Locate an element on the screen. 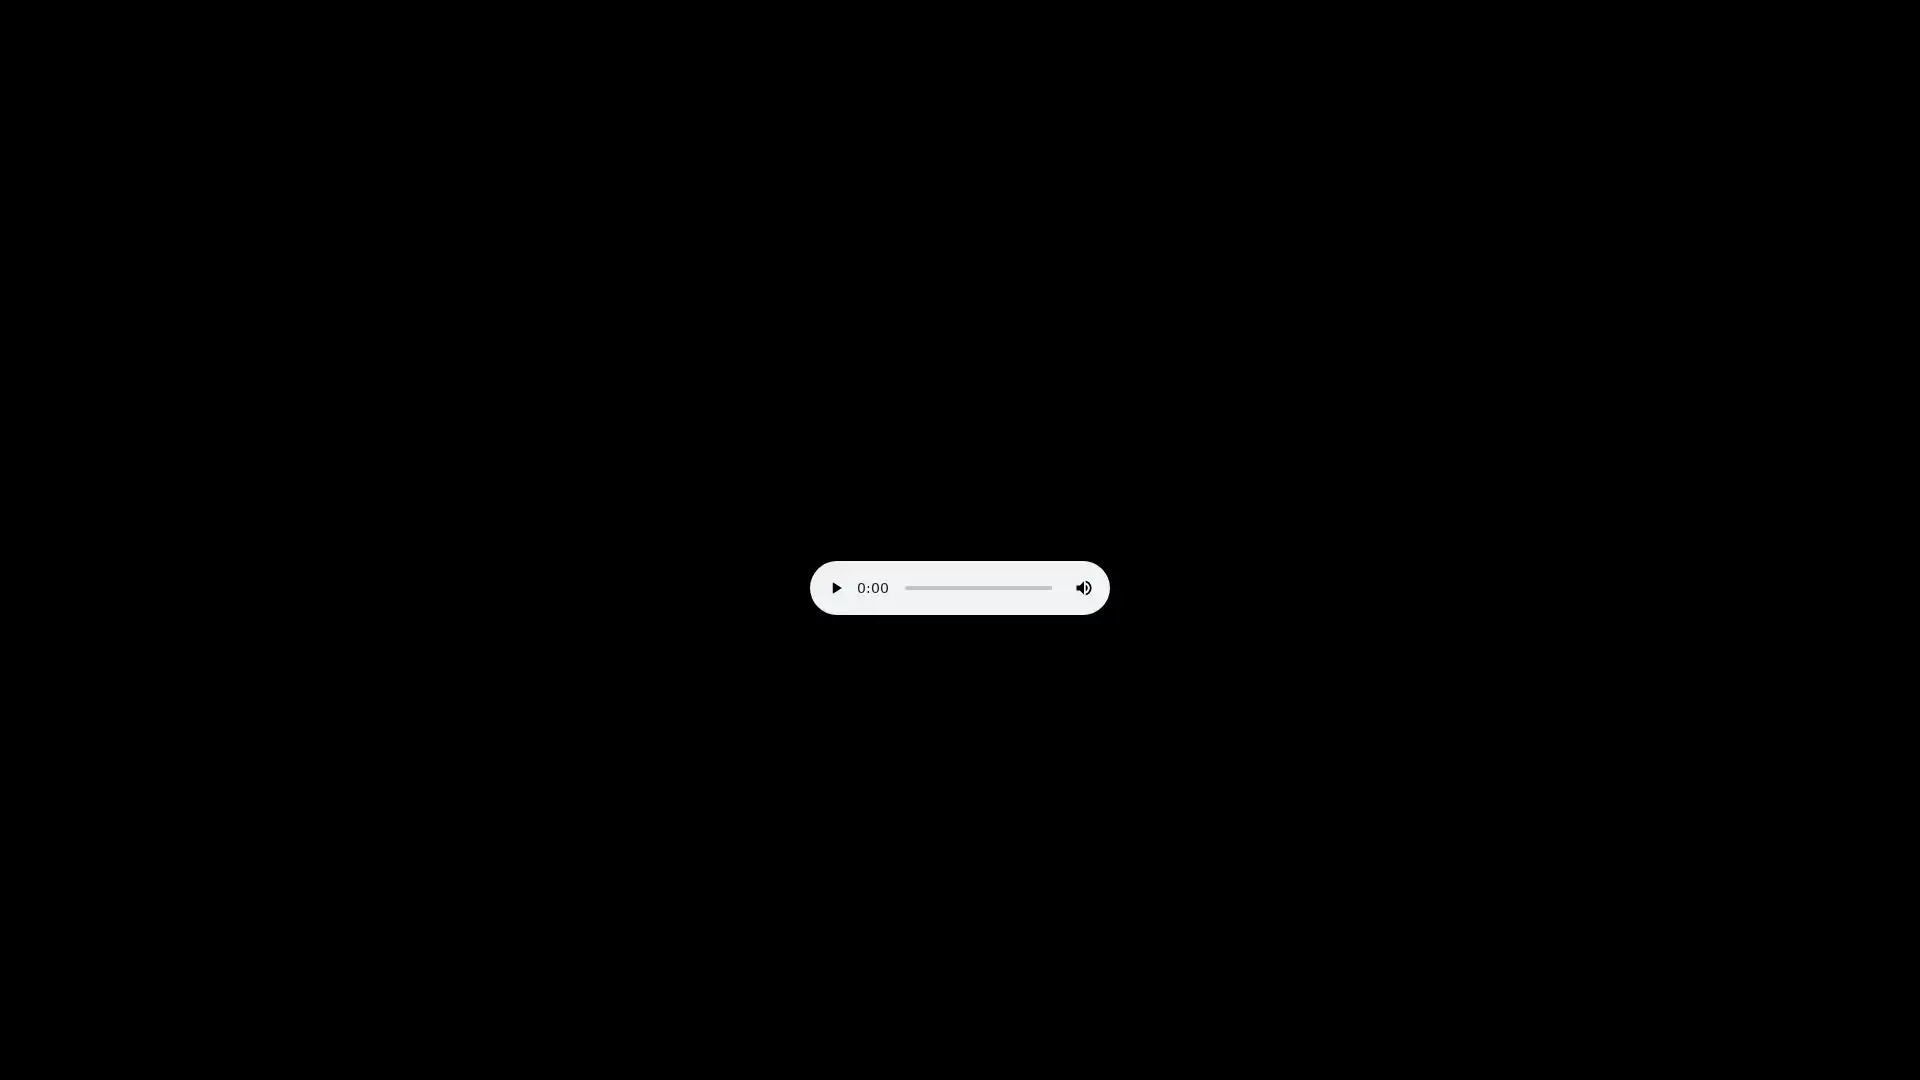  play is located at coordinates (835, 586).